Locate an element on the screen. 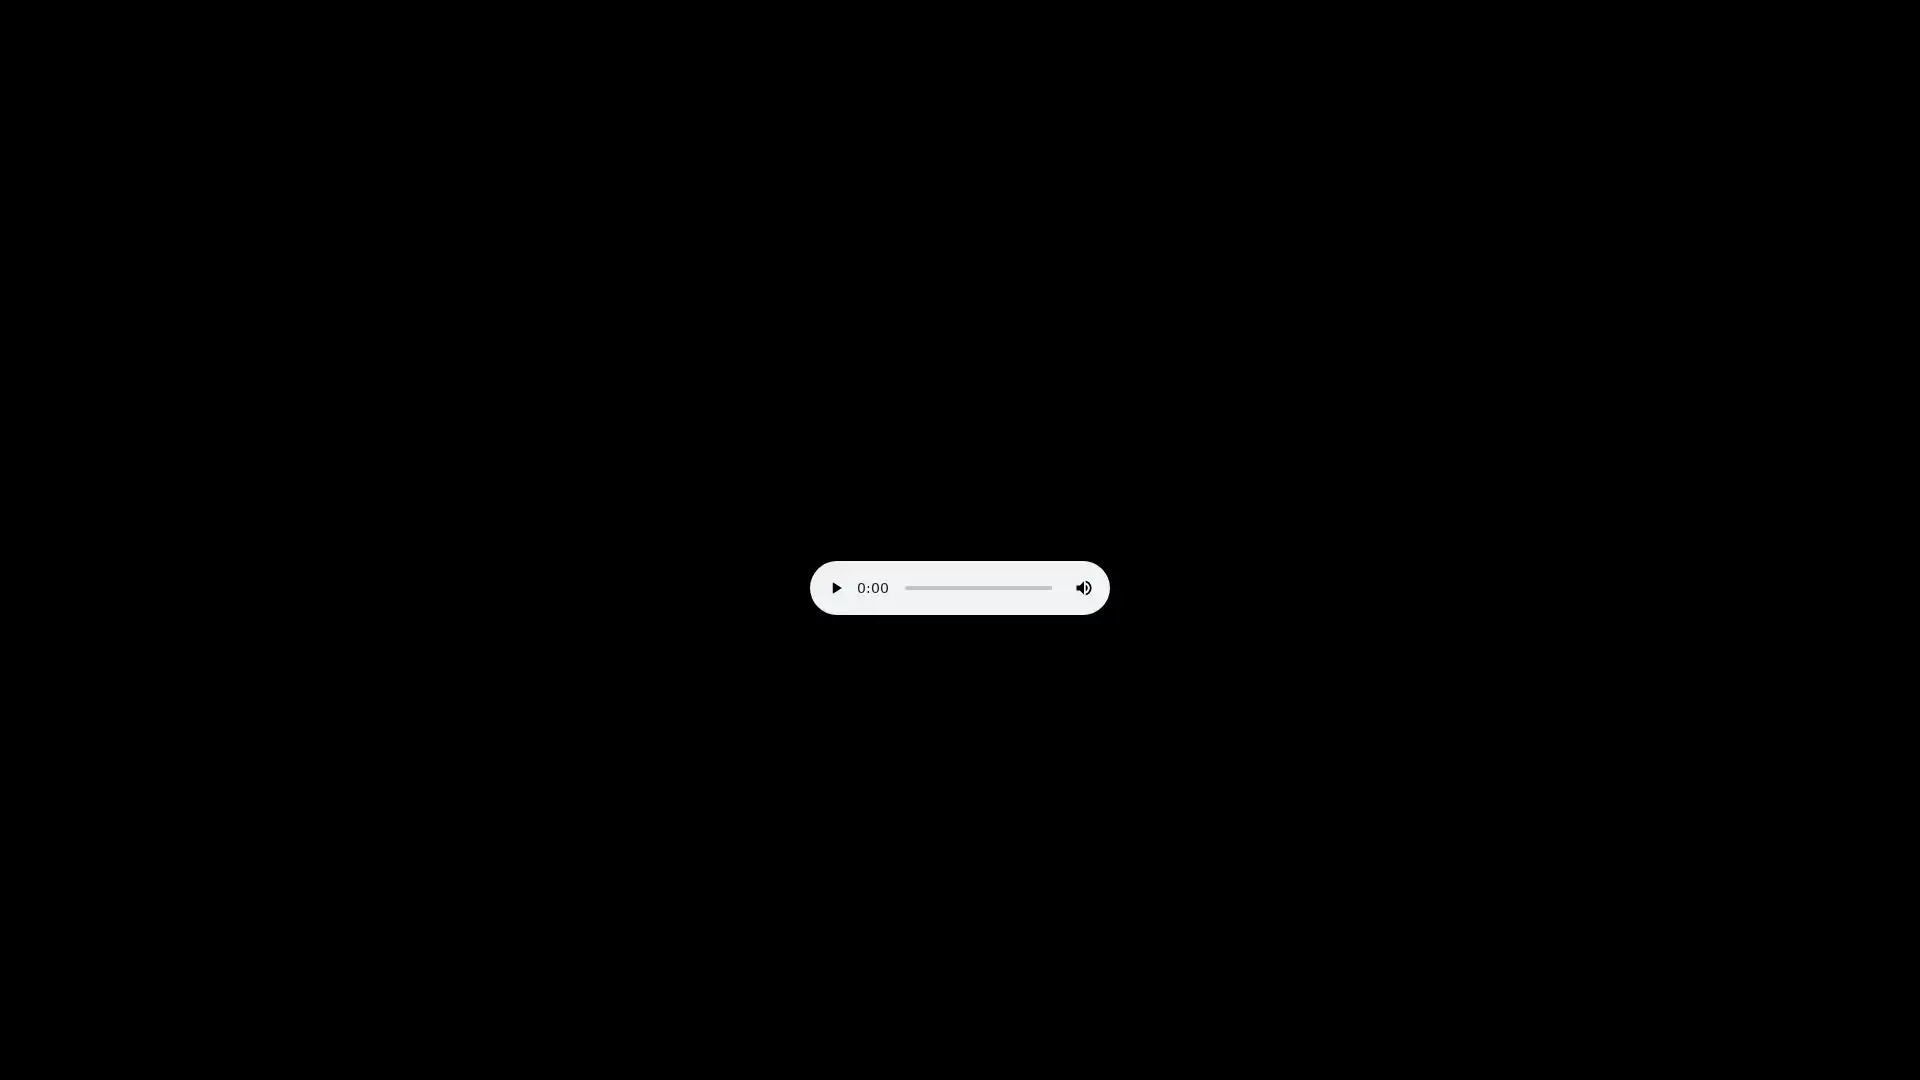  play is located at coordinates (835, 586).